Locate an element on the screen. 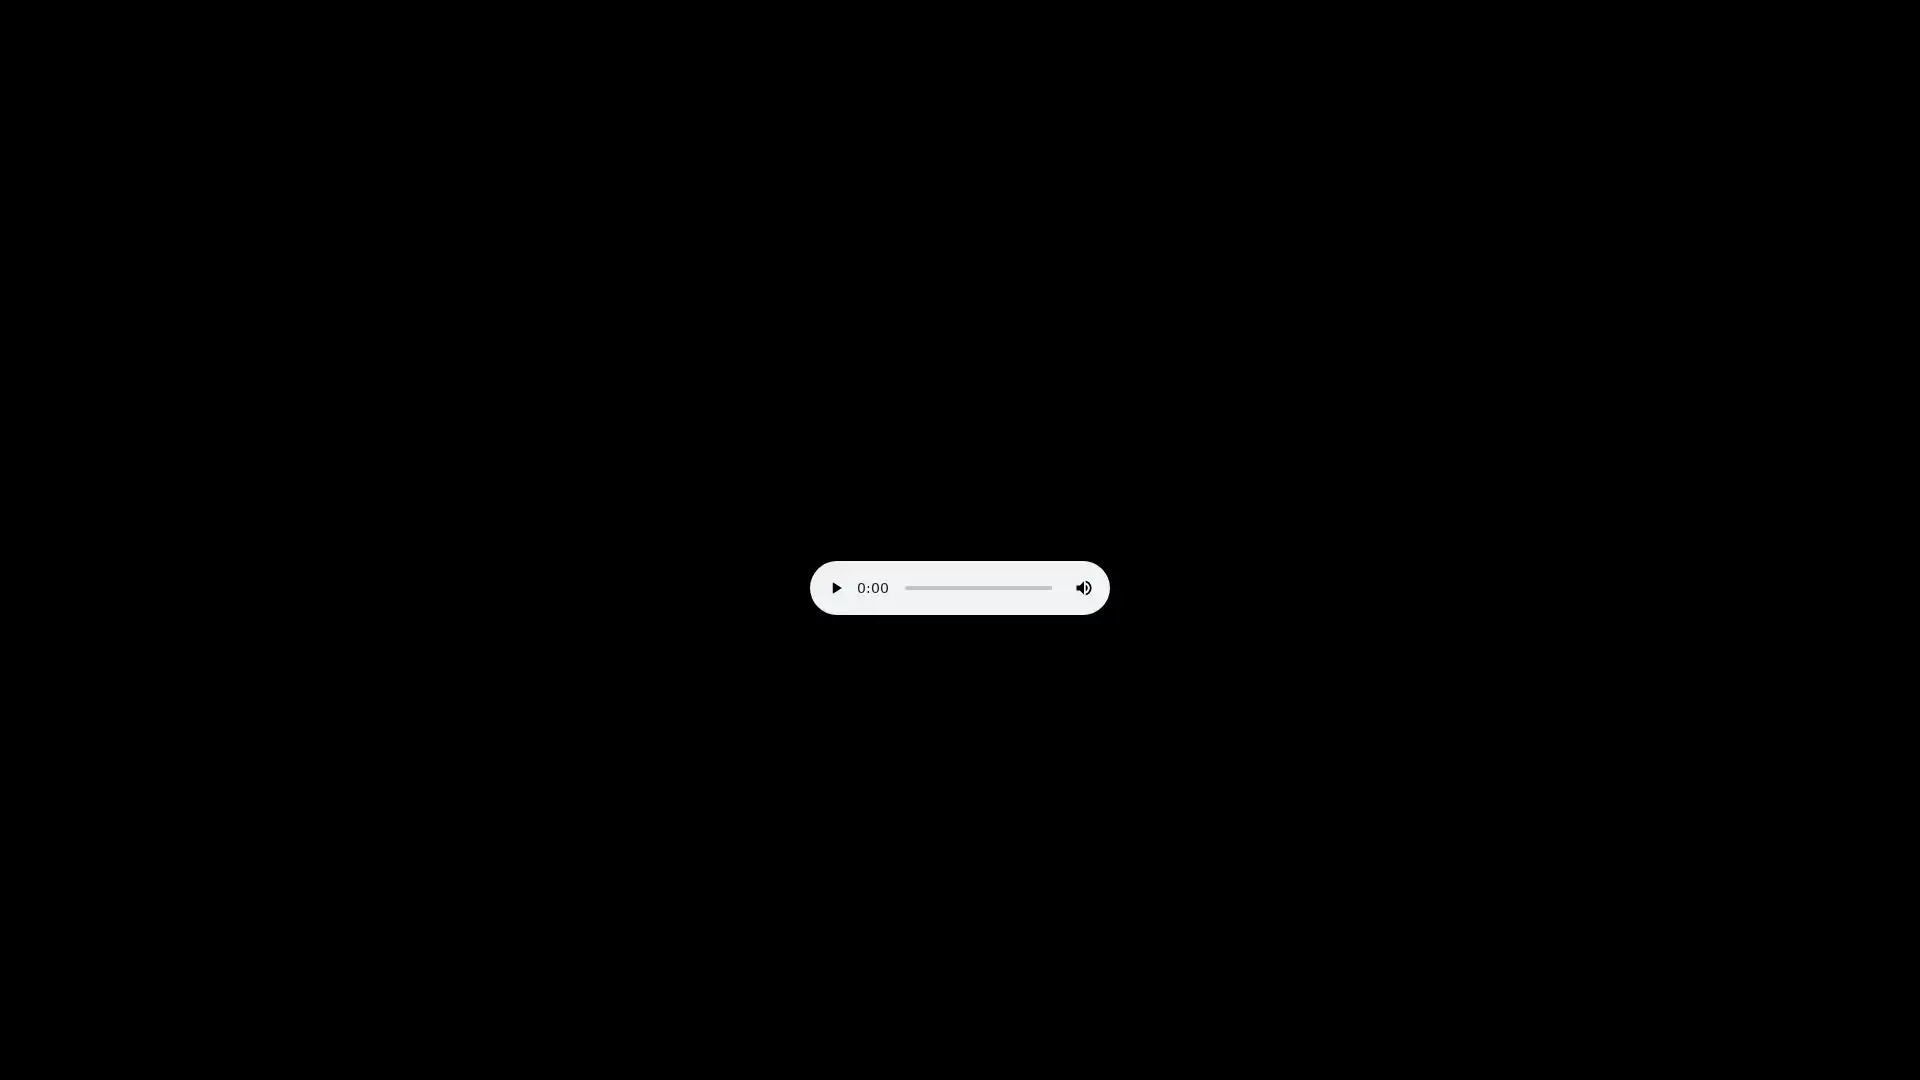  play is located at coordinates (835, 586).